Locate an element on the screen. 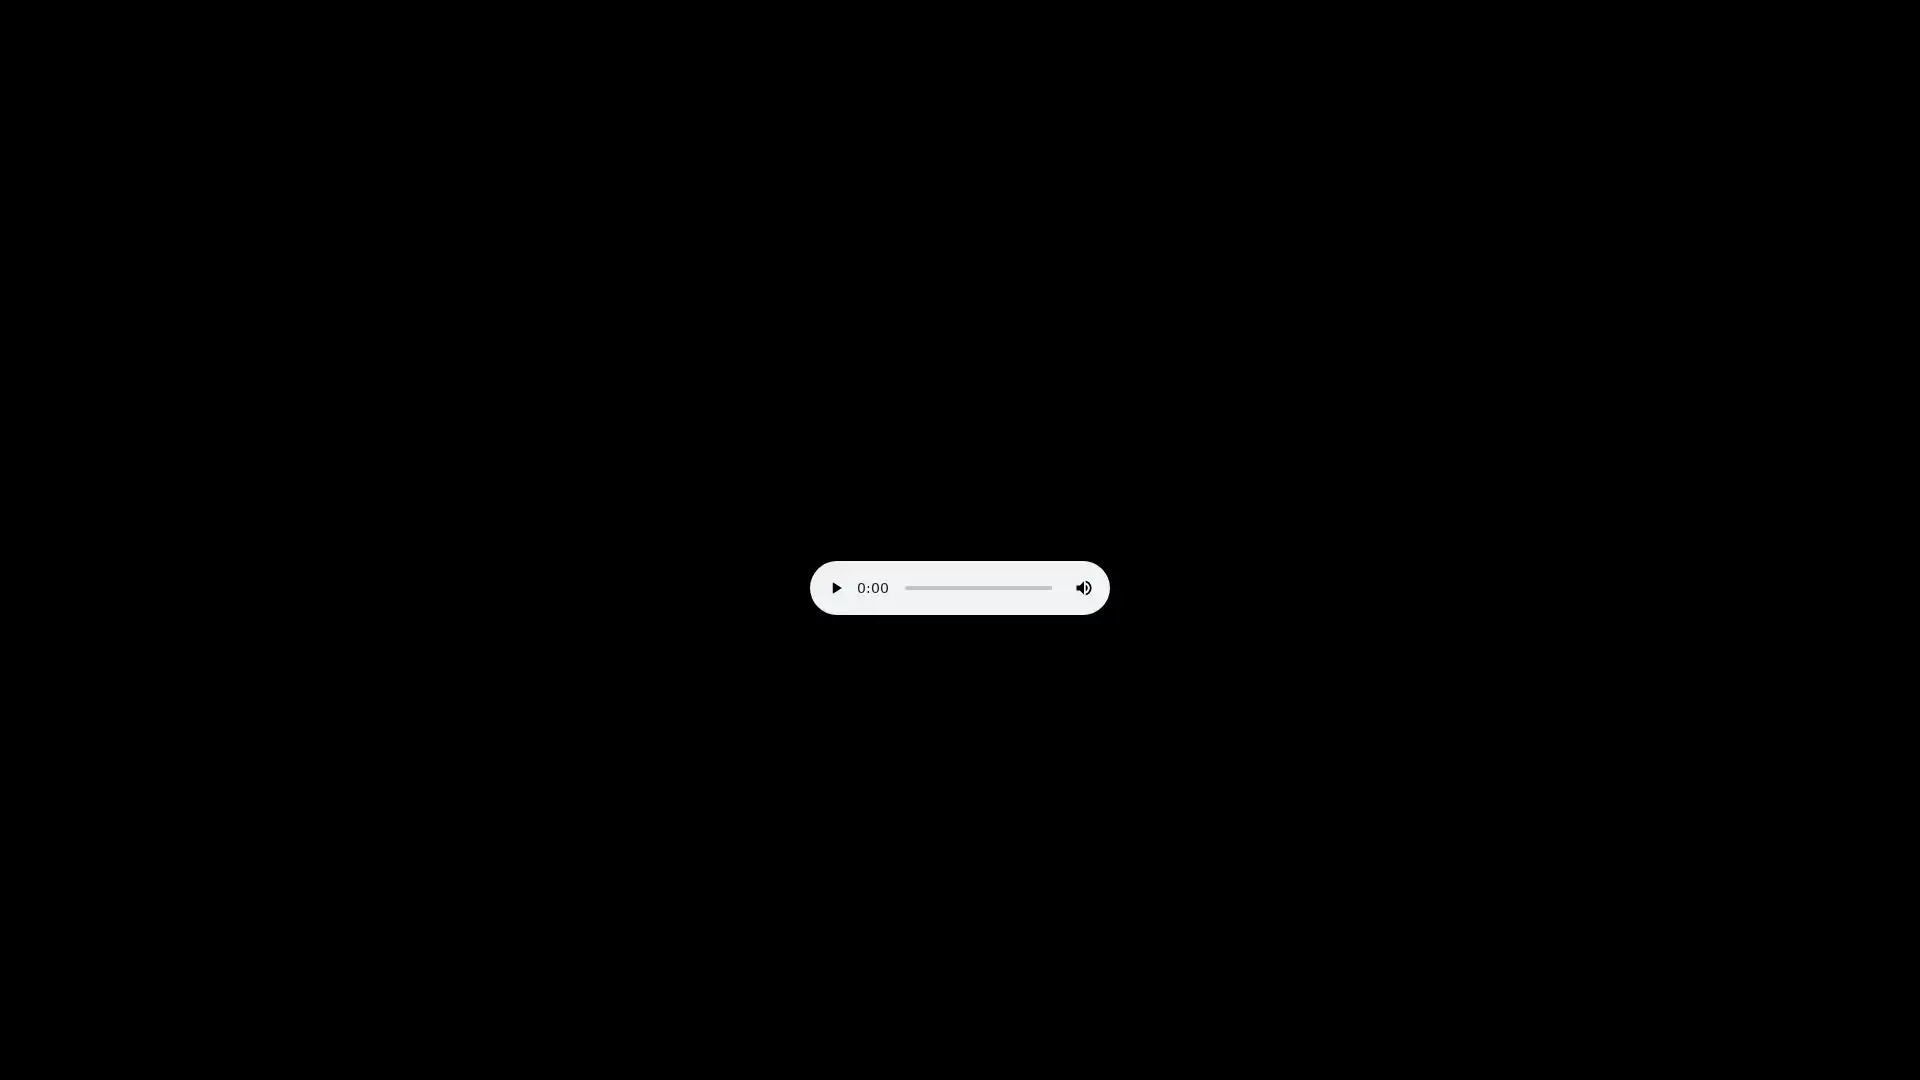  play is located at coordinates (835, 586).